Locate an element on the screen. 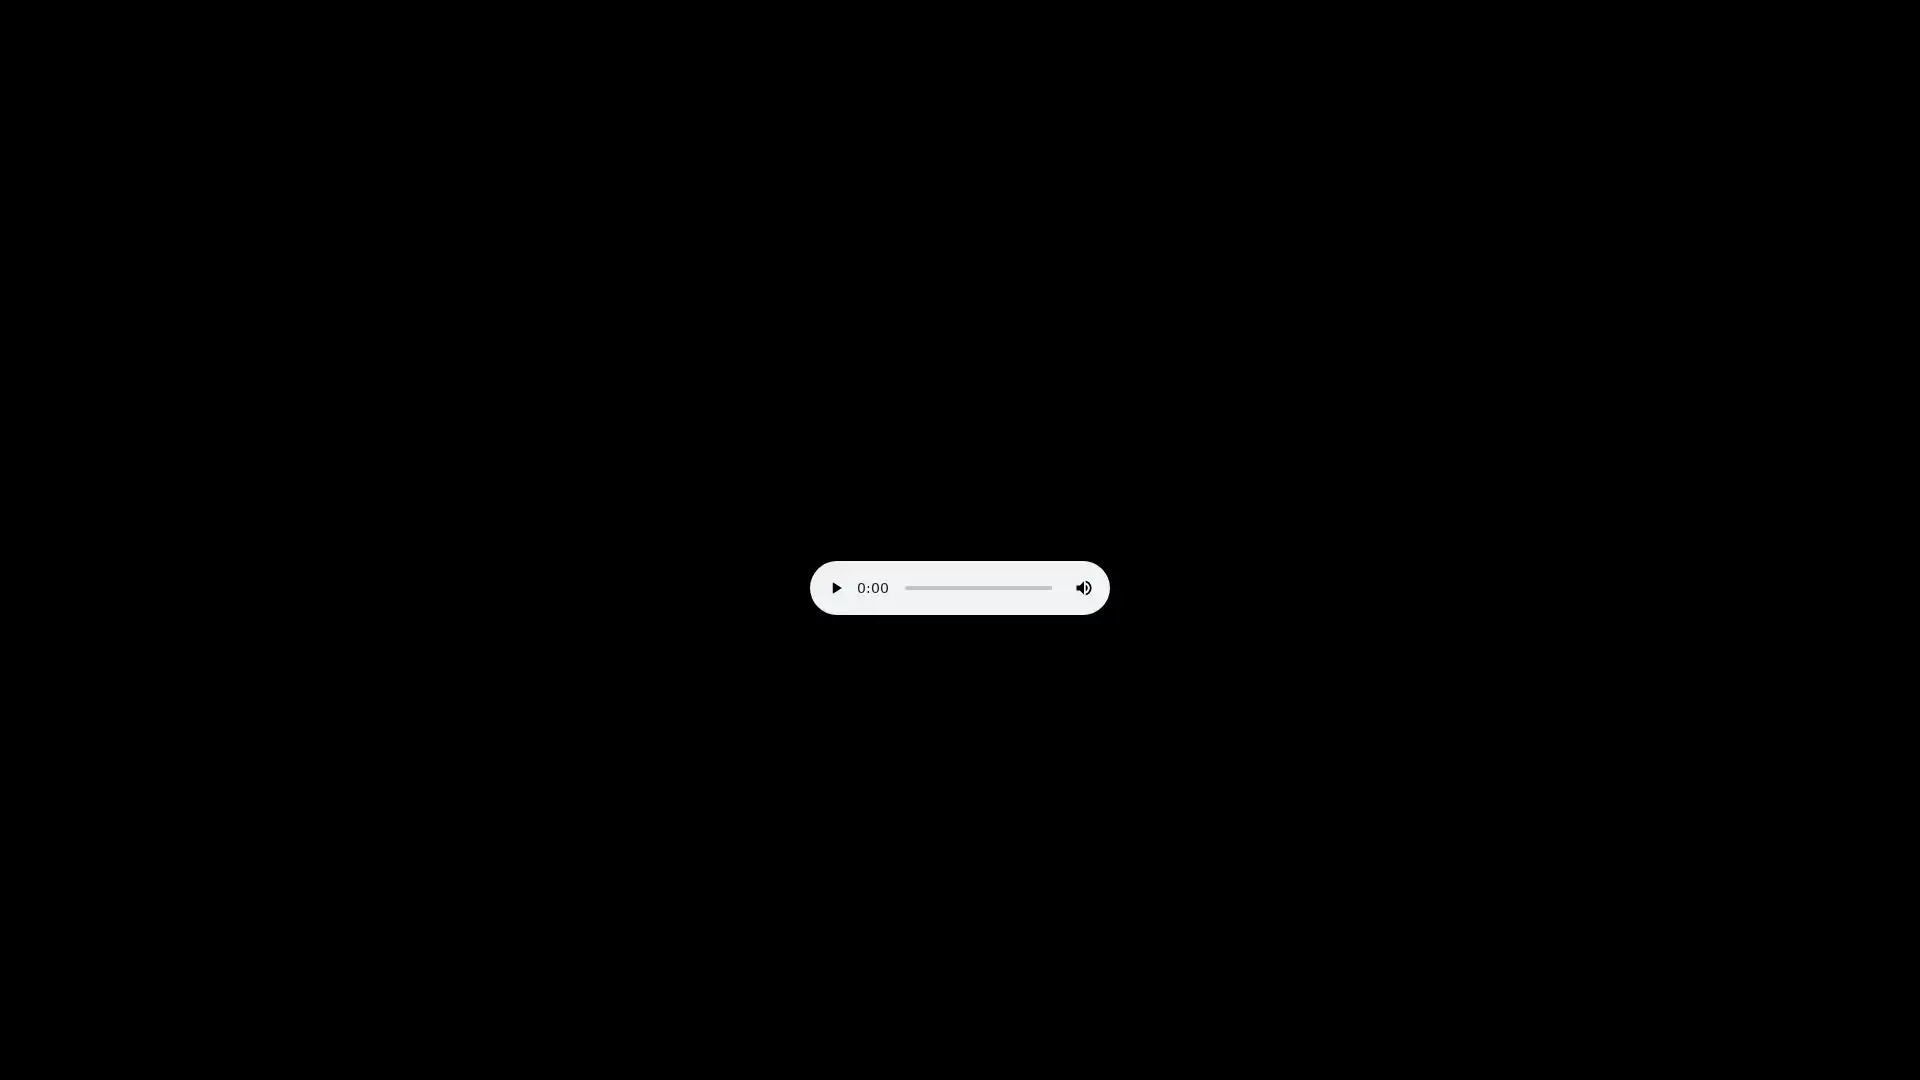  play is located at coordinates (835, 586).